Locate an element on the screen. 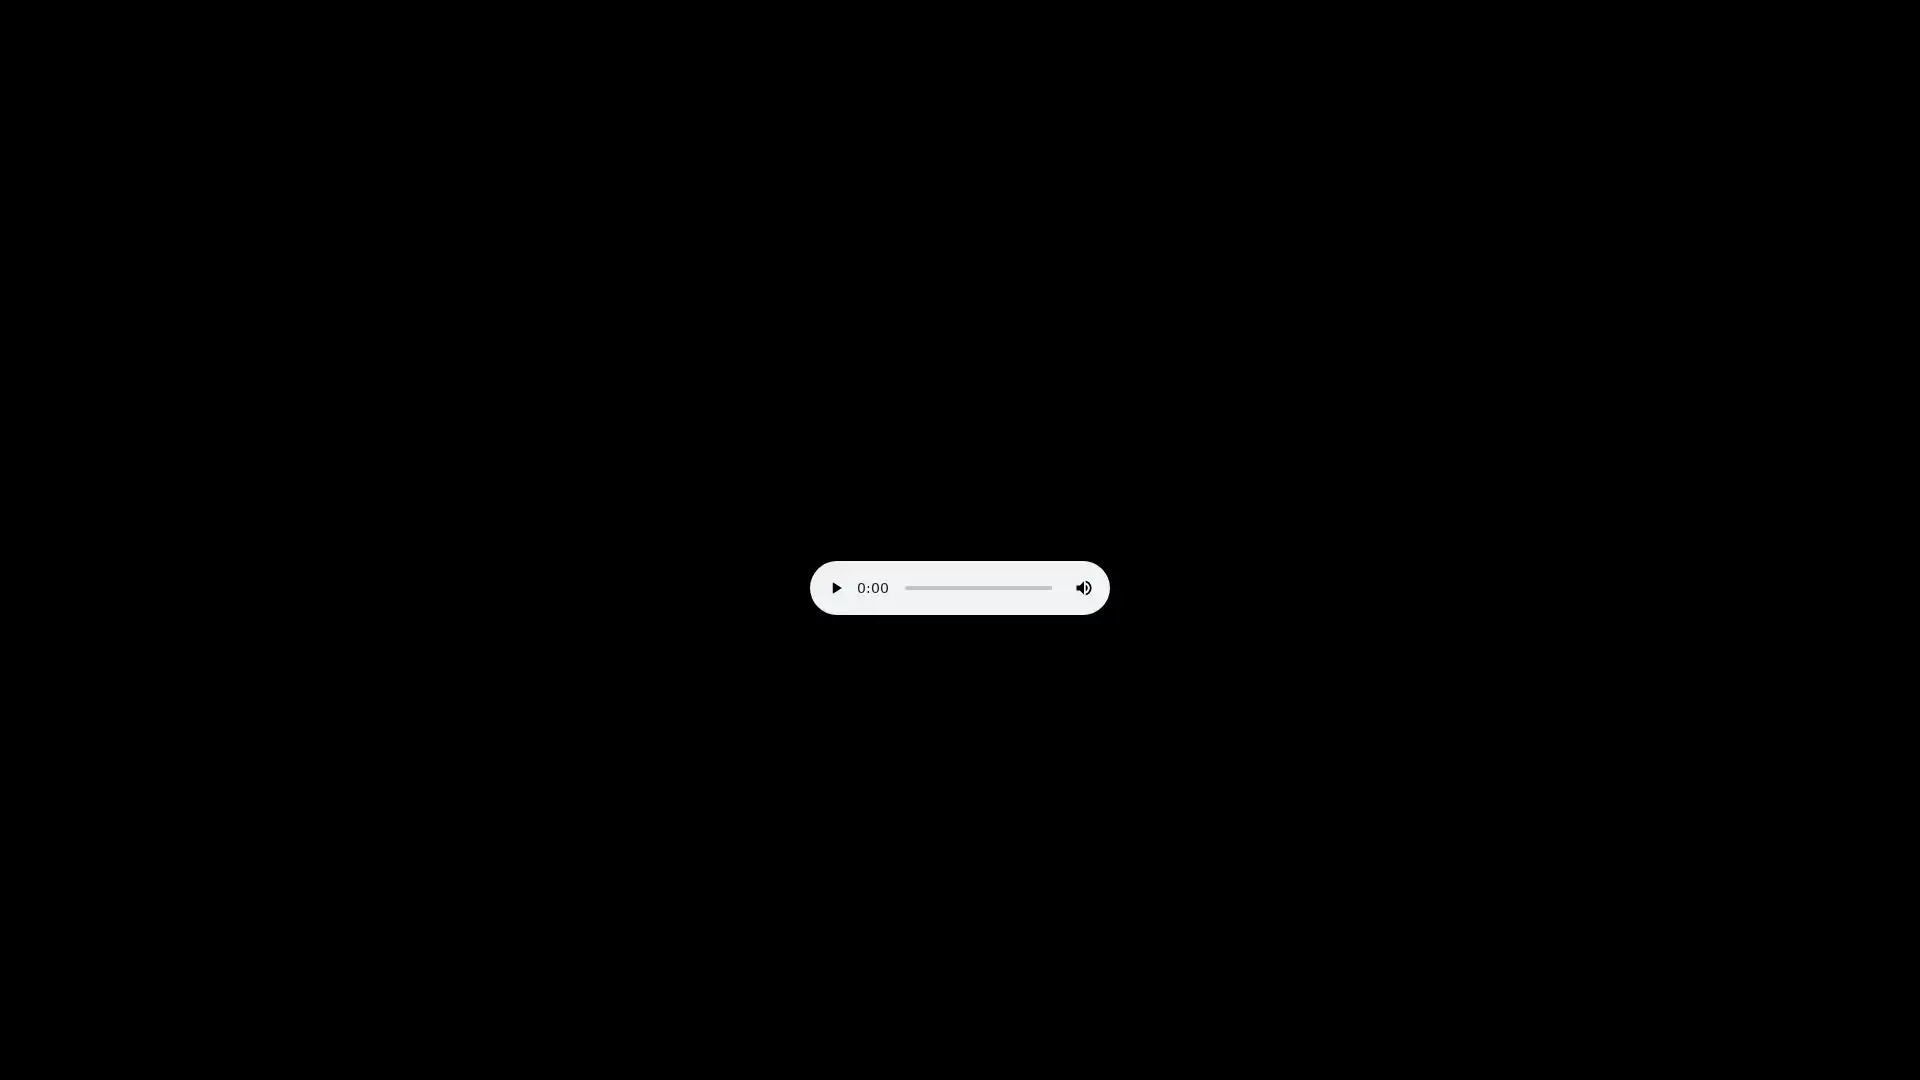  play is located at coordinates (835, 586).